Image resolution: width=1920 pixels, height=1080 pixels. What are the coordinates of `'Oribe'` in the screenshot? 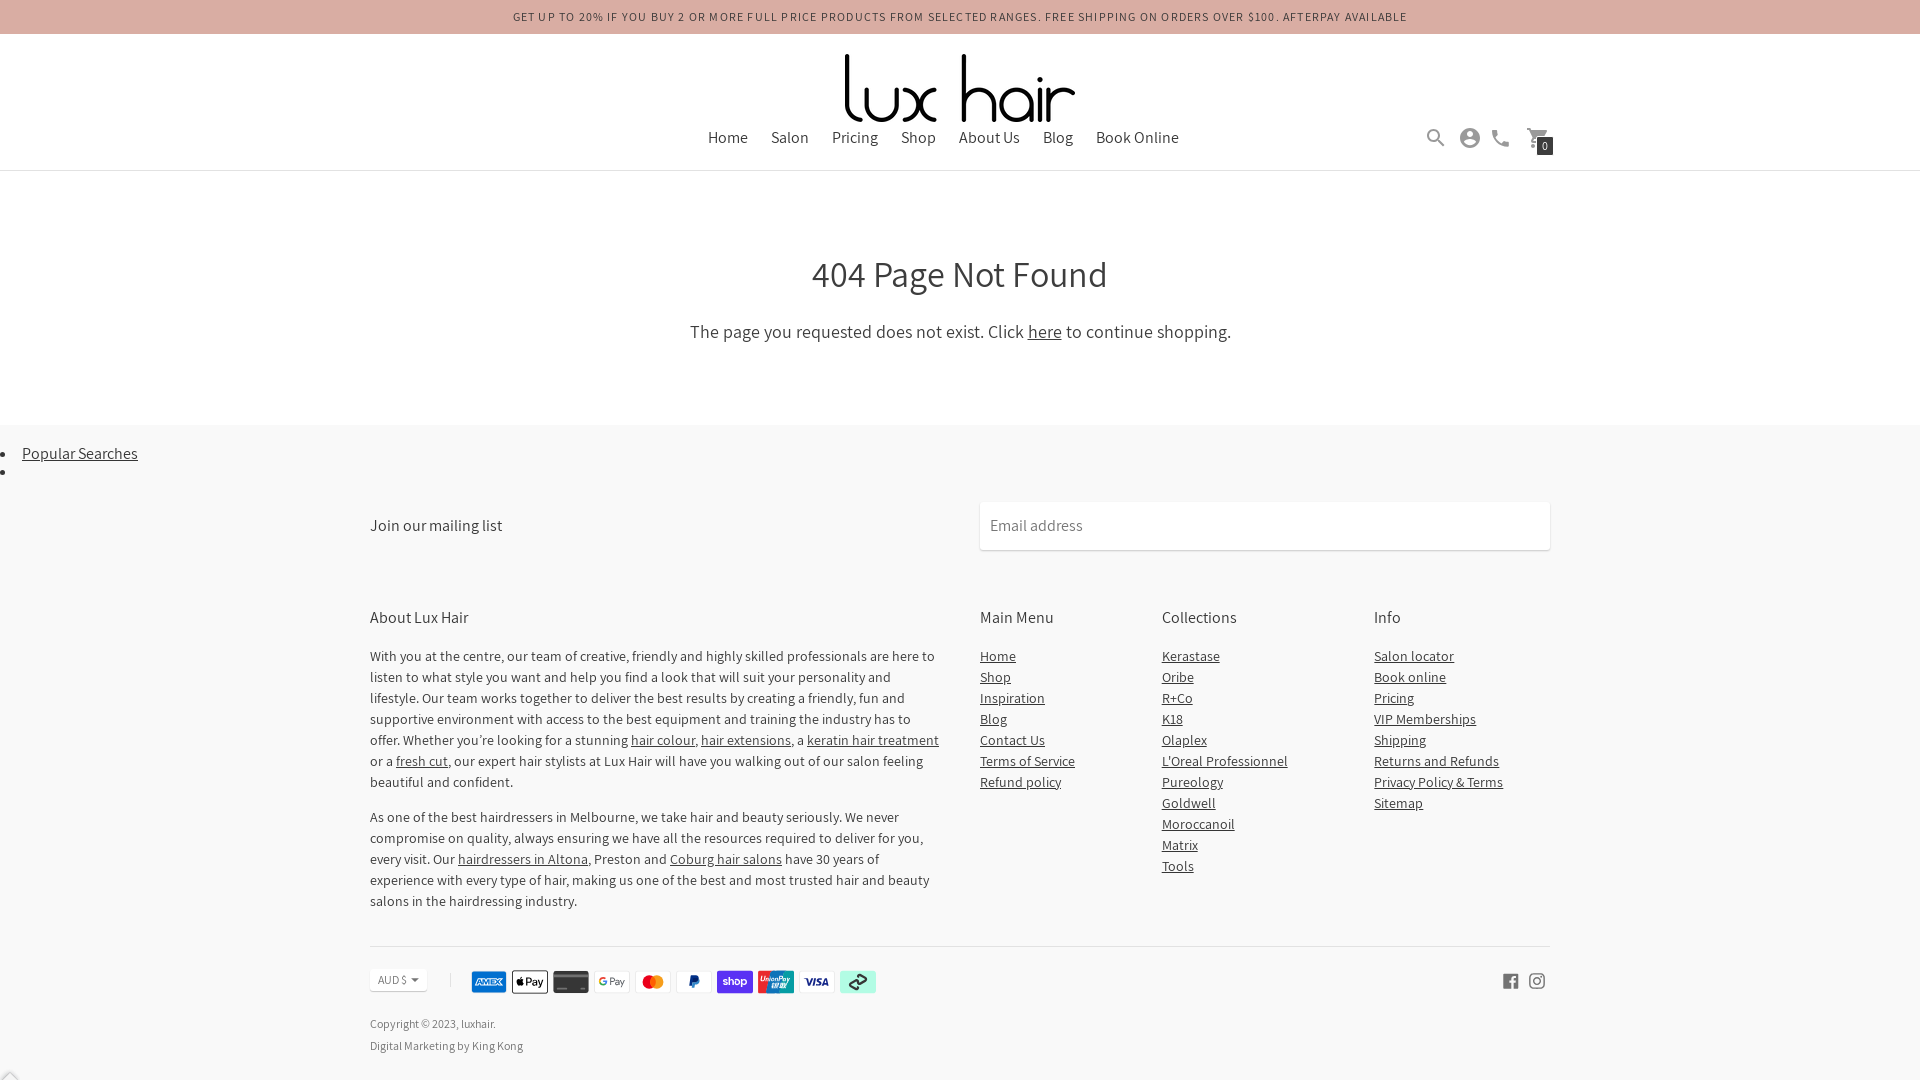 It's located at (1161, 676).